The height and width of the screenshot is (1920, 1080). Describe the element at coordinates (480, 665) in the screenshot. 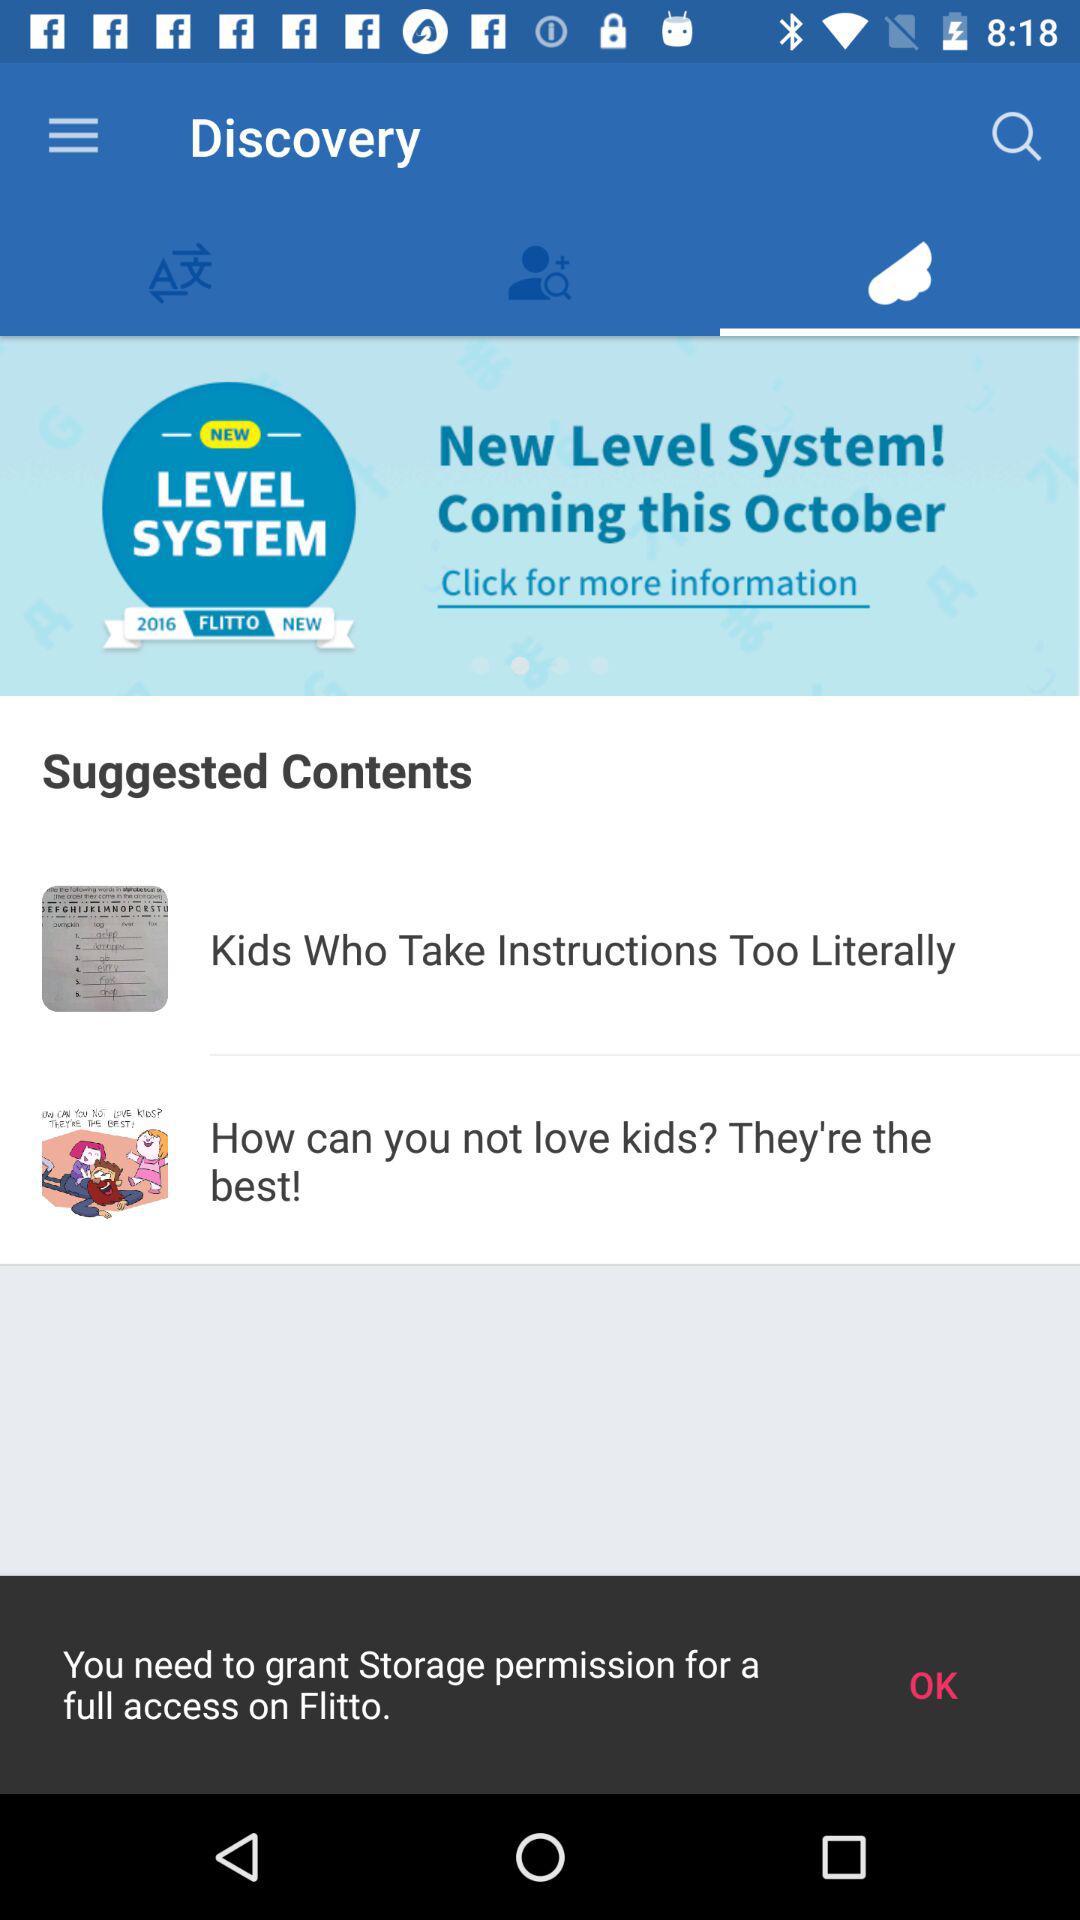

I see `the icon above suggested contents item` at that location.